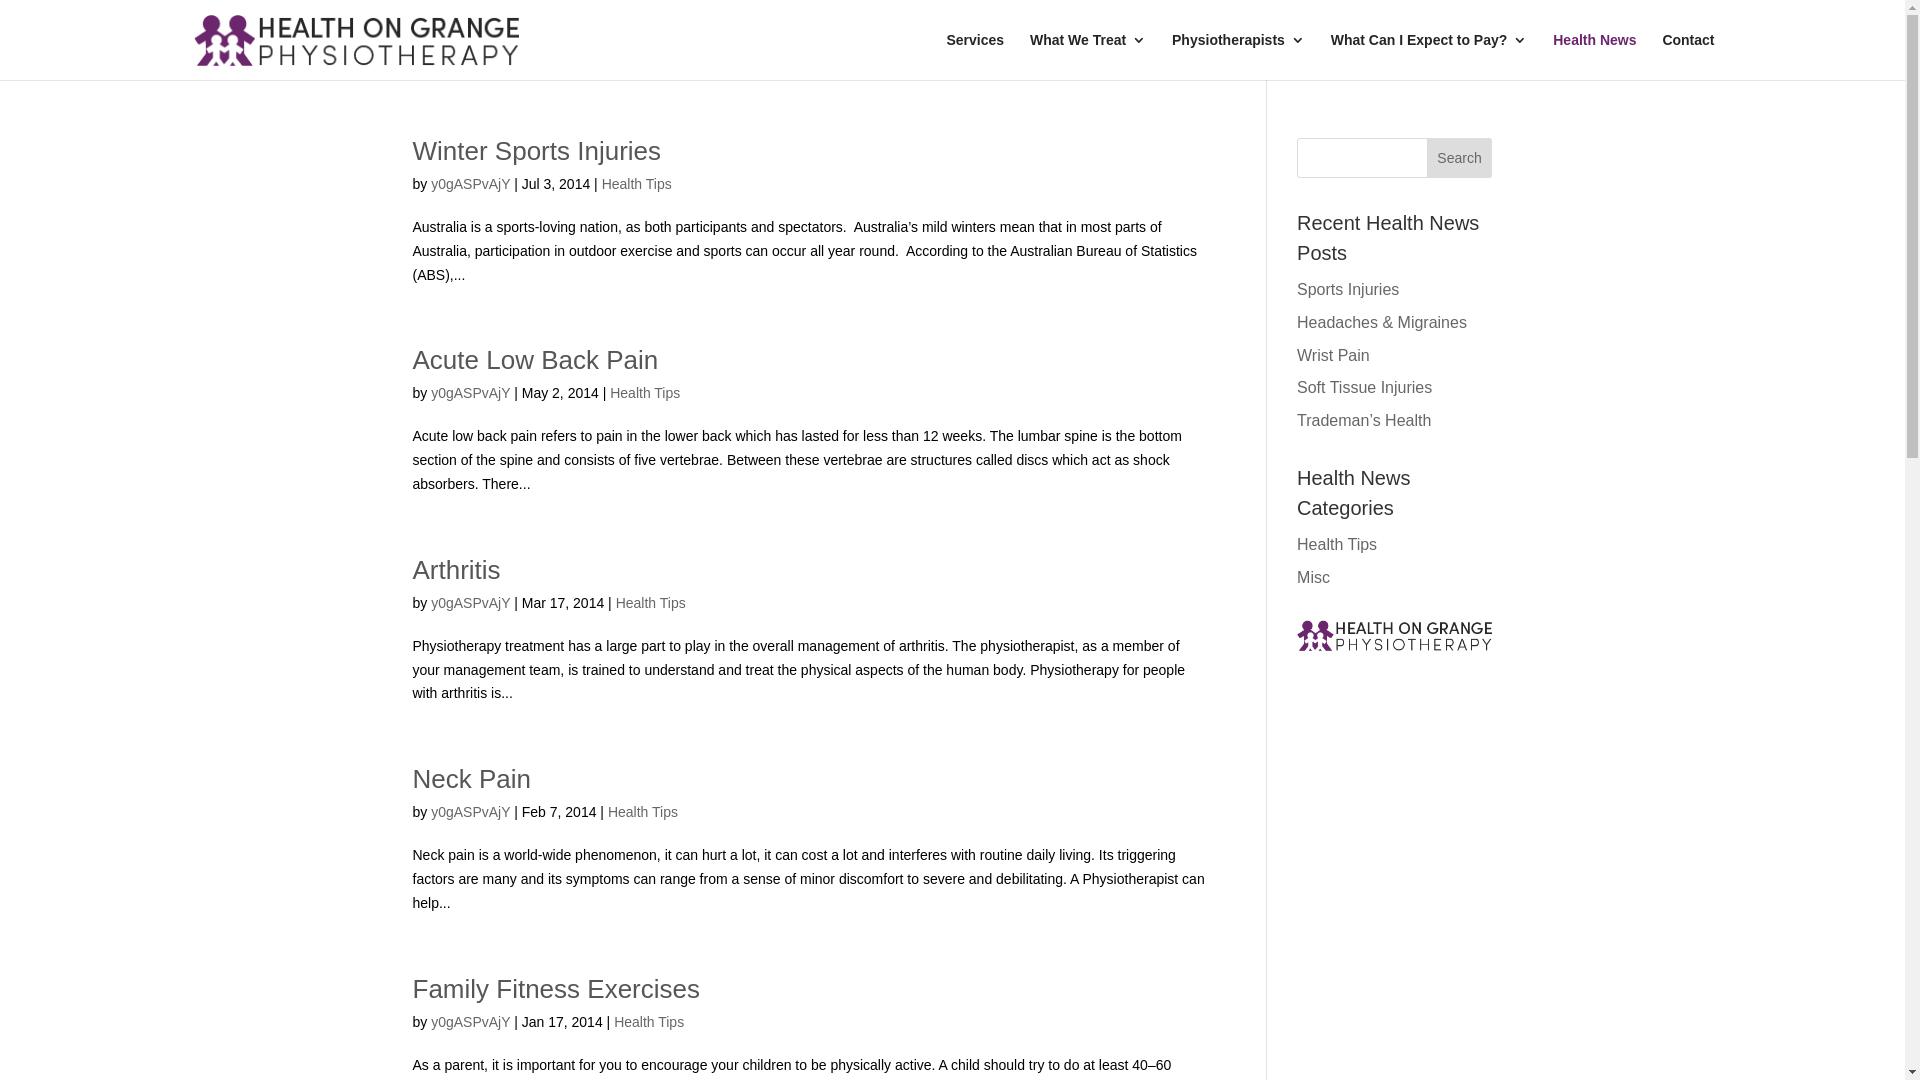 The height and width of the screenshot is (1080, 1920). Describe the element at coordinates (1237, 55) in the screenshot. I see `'Physiotherapists'` at that location.